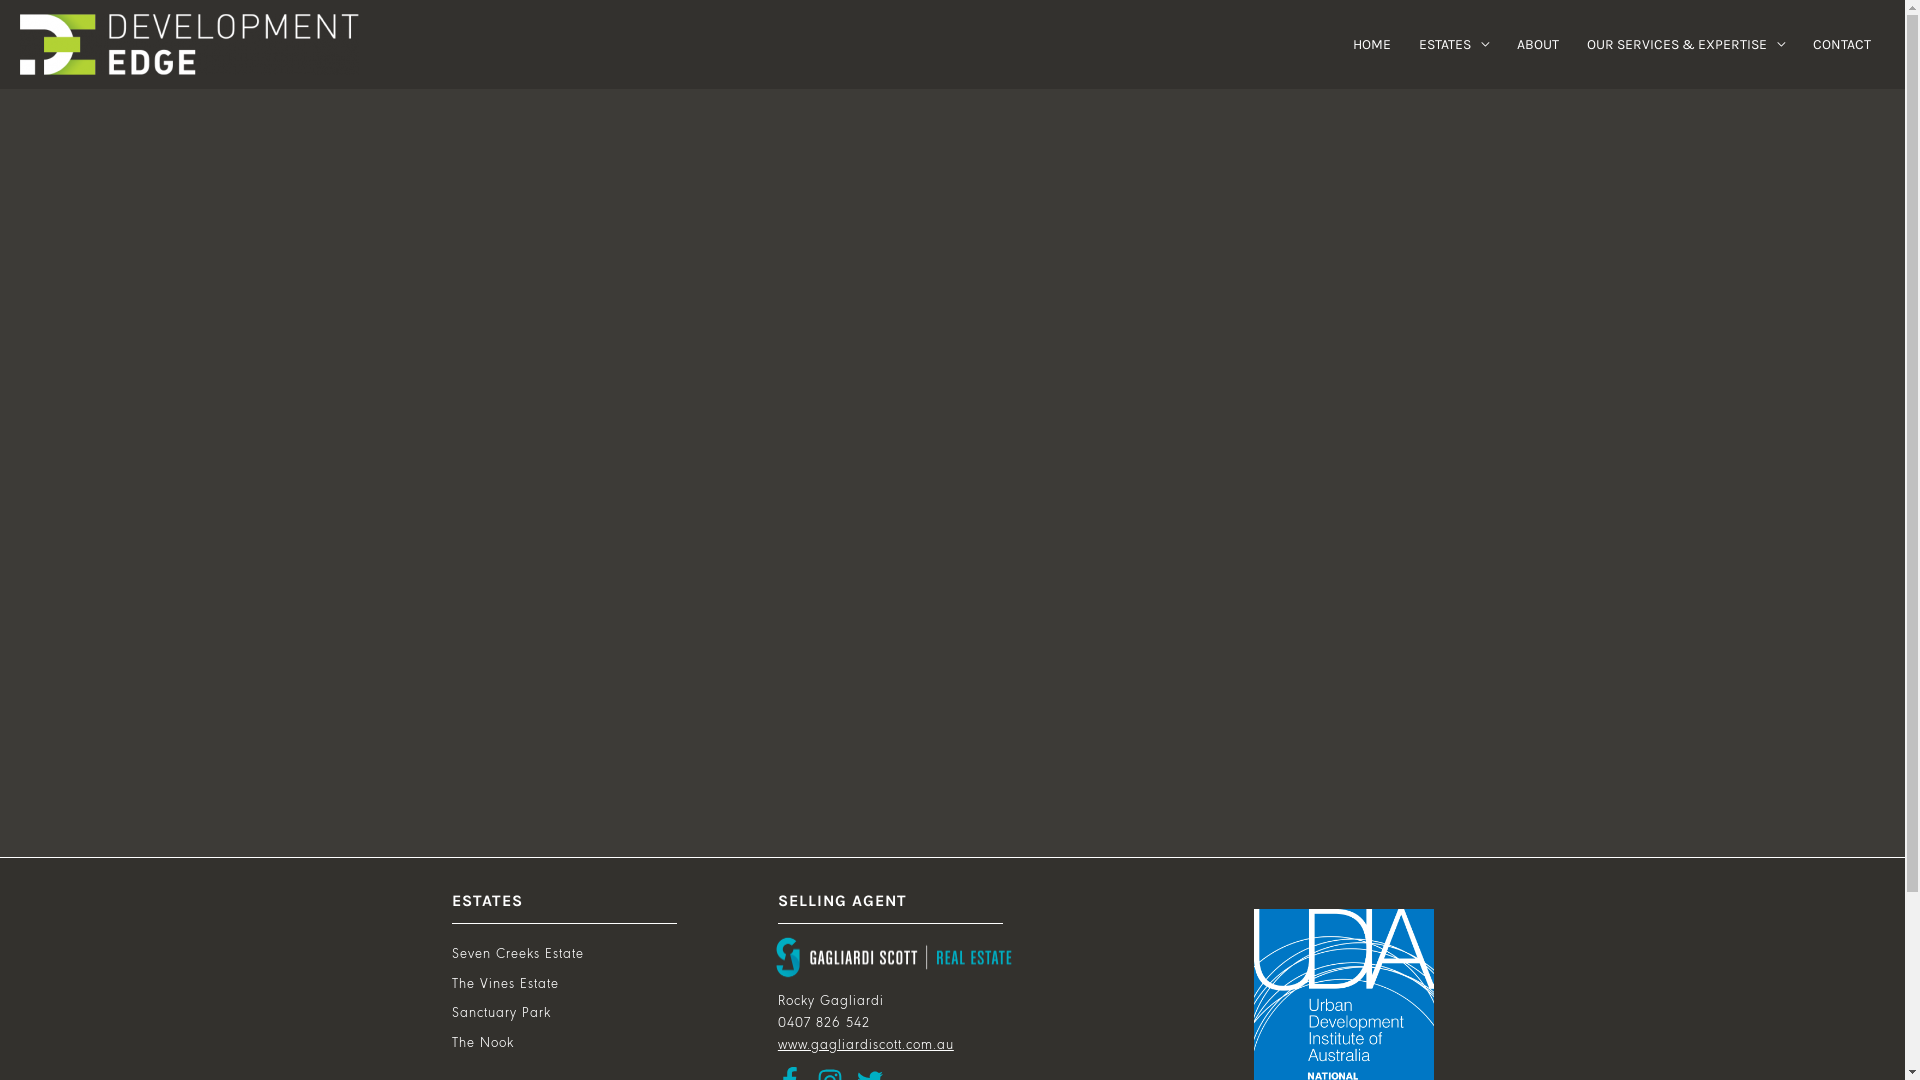  Describe the element at coordinates (1371, 43) in the screenshot. I see `'HOME'` at that location.